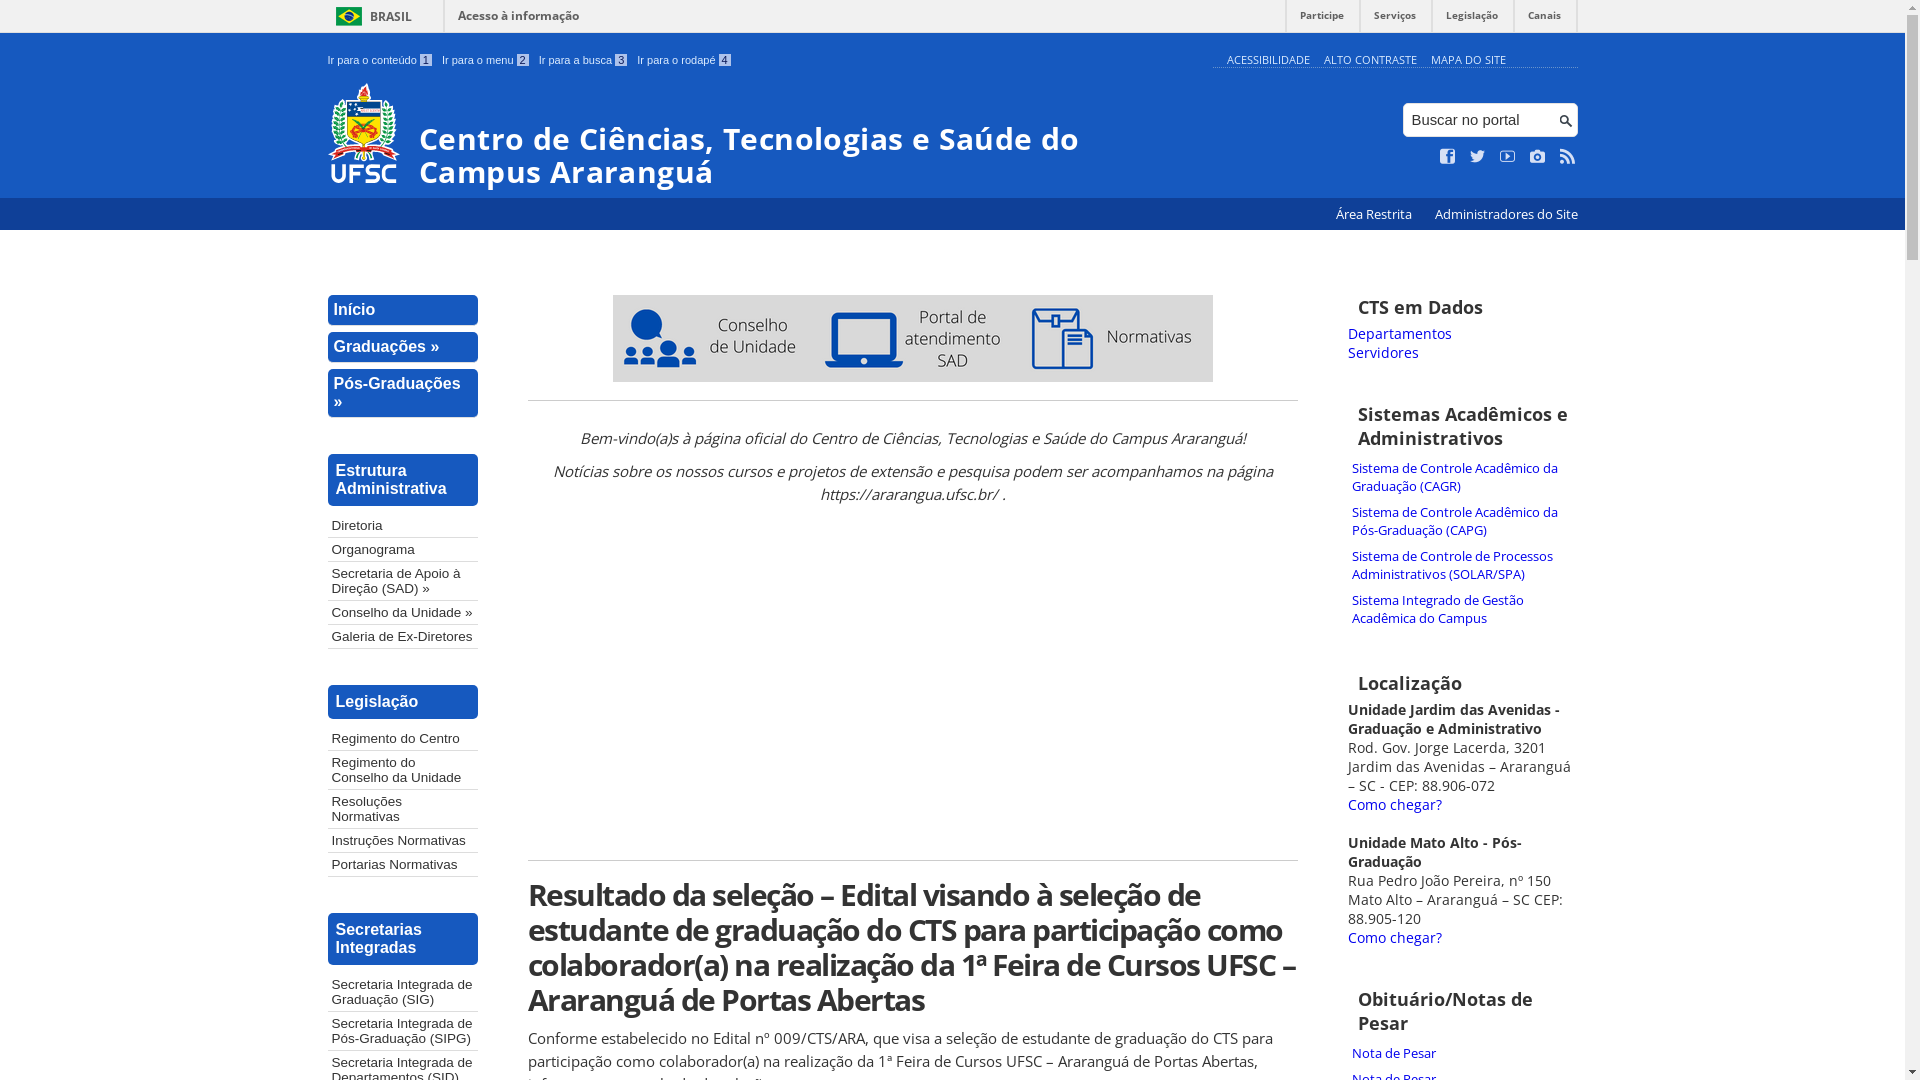 This screenshot has width=1920, height=1080. What do you see at coordinates (1478, 156) in the screenshot?
I see `'Siga no Twitter'` at bounding box center [1478, 156].